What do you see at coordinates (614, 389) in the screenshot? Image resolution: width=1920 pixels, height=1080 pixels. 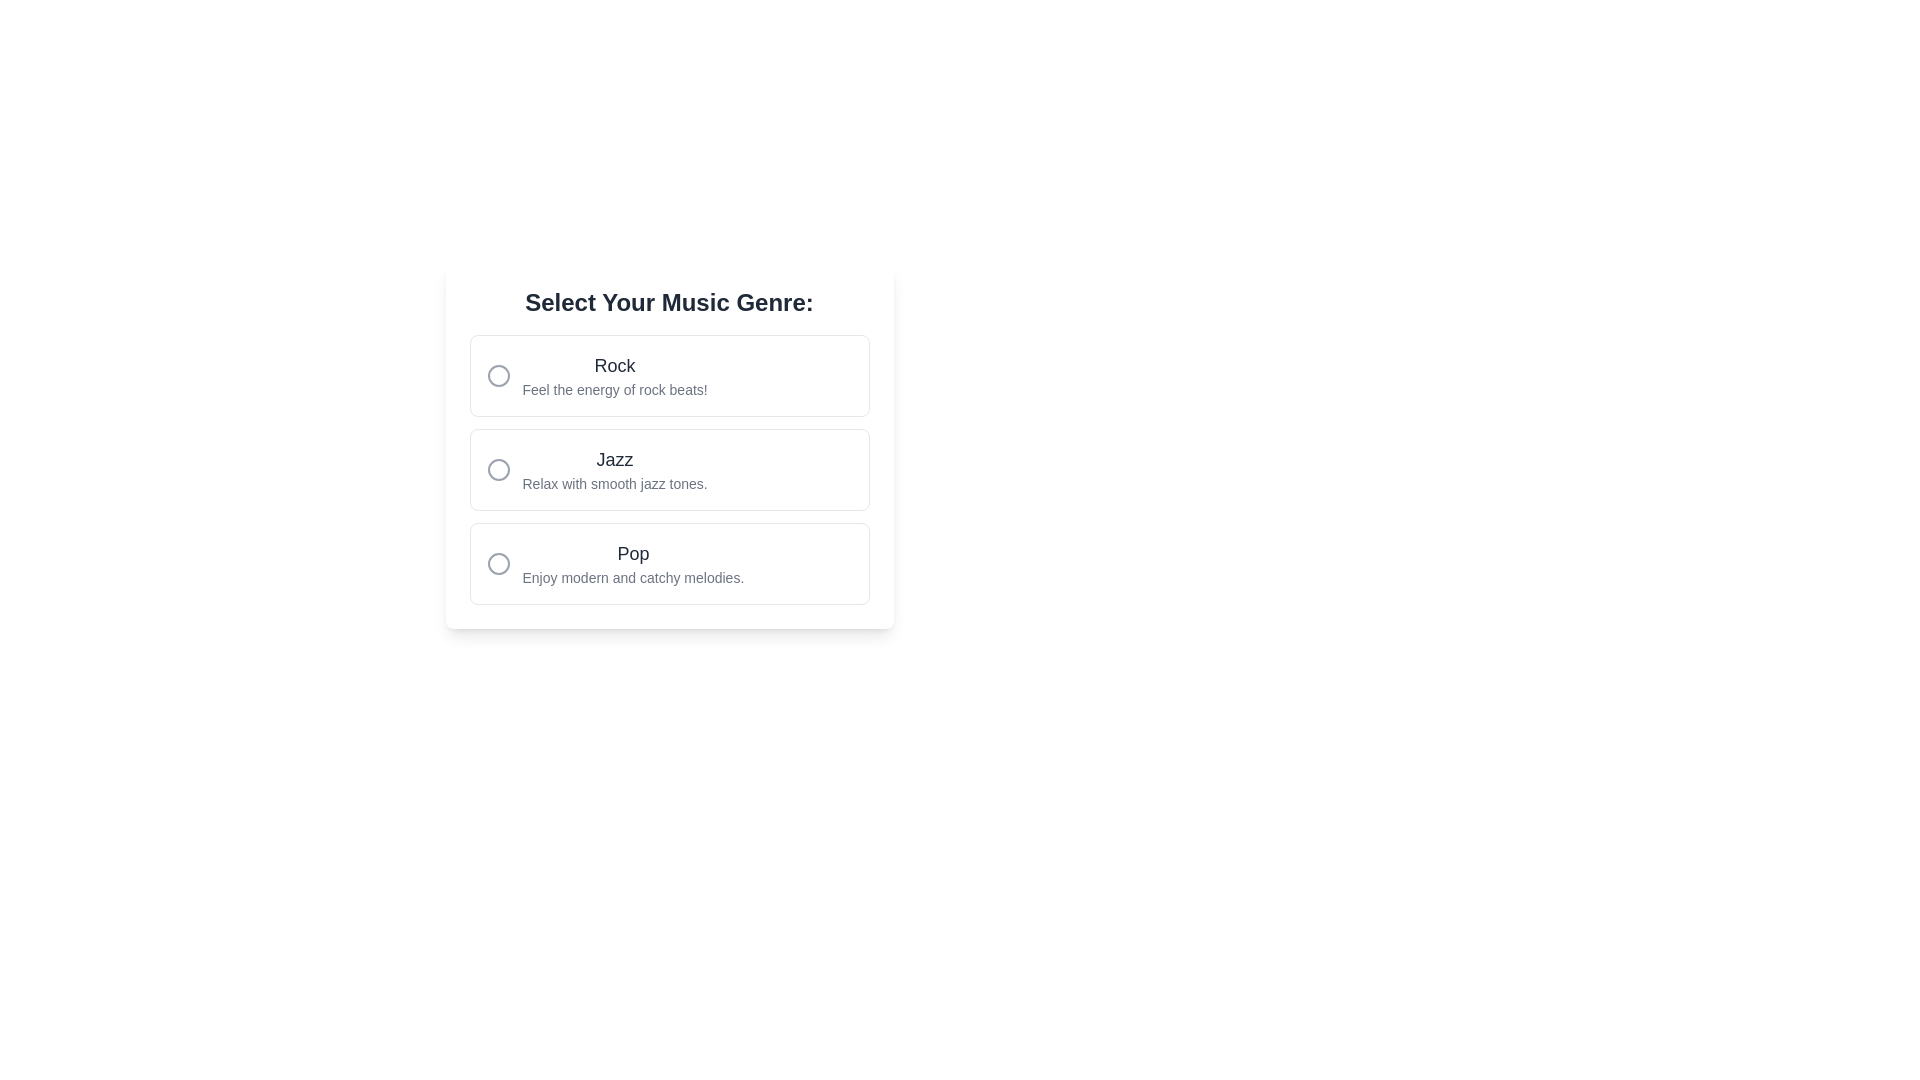 I see `the static text label providing information about the music genre 'Rock', located below the 'Rock' text and horizontally aligned with it` at bounding box center [614, 389].